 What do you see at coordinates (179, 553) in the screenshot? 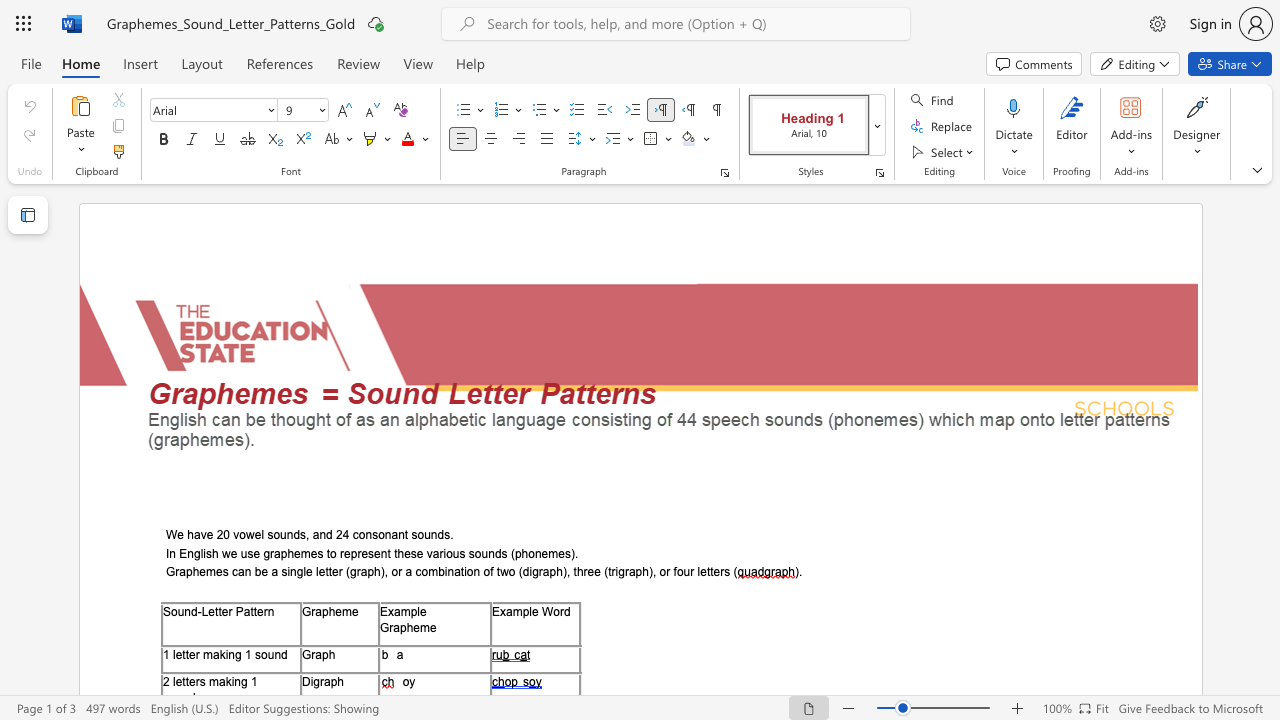
I see `the subset text "English we use graphe" within the text "In English we use graphemes to"` at bounding box center [179, 553].